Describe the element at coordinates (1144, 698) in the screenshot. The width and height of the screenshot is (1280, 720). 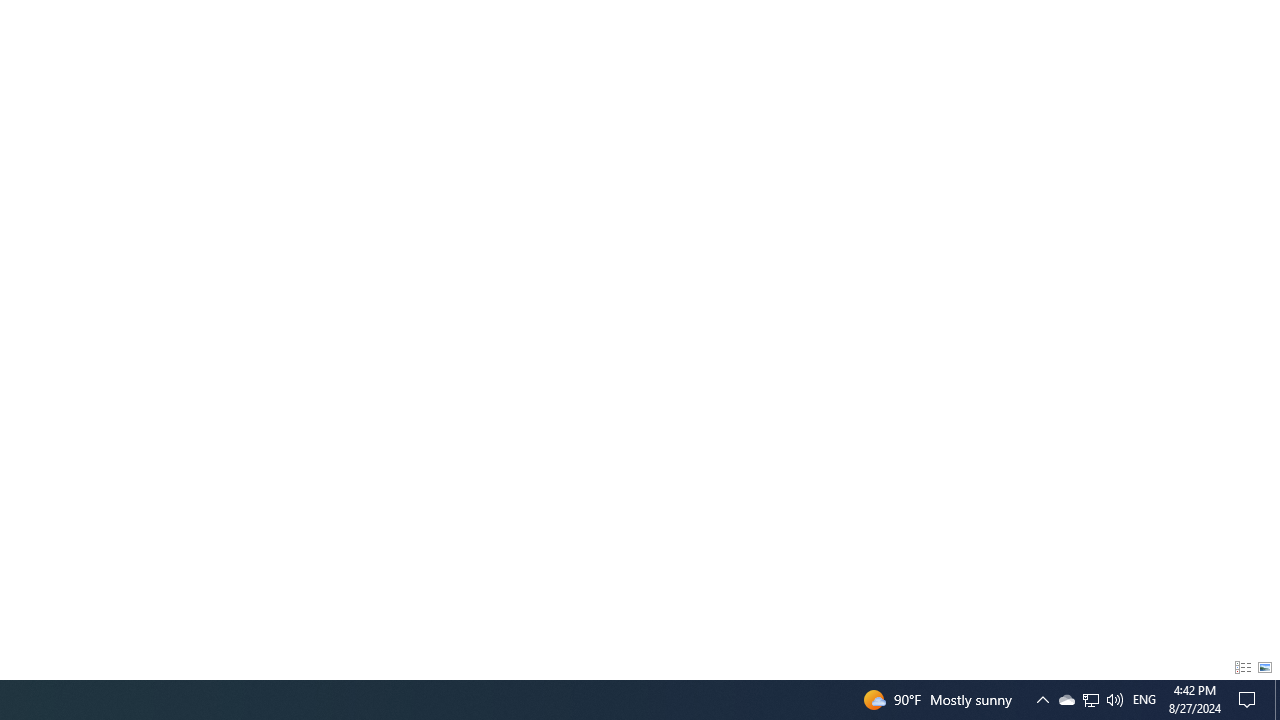
I see `'Tray Input Indicator - English (United States)'` at that location.